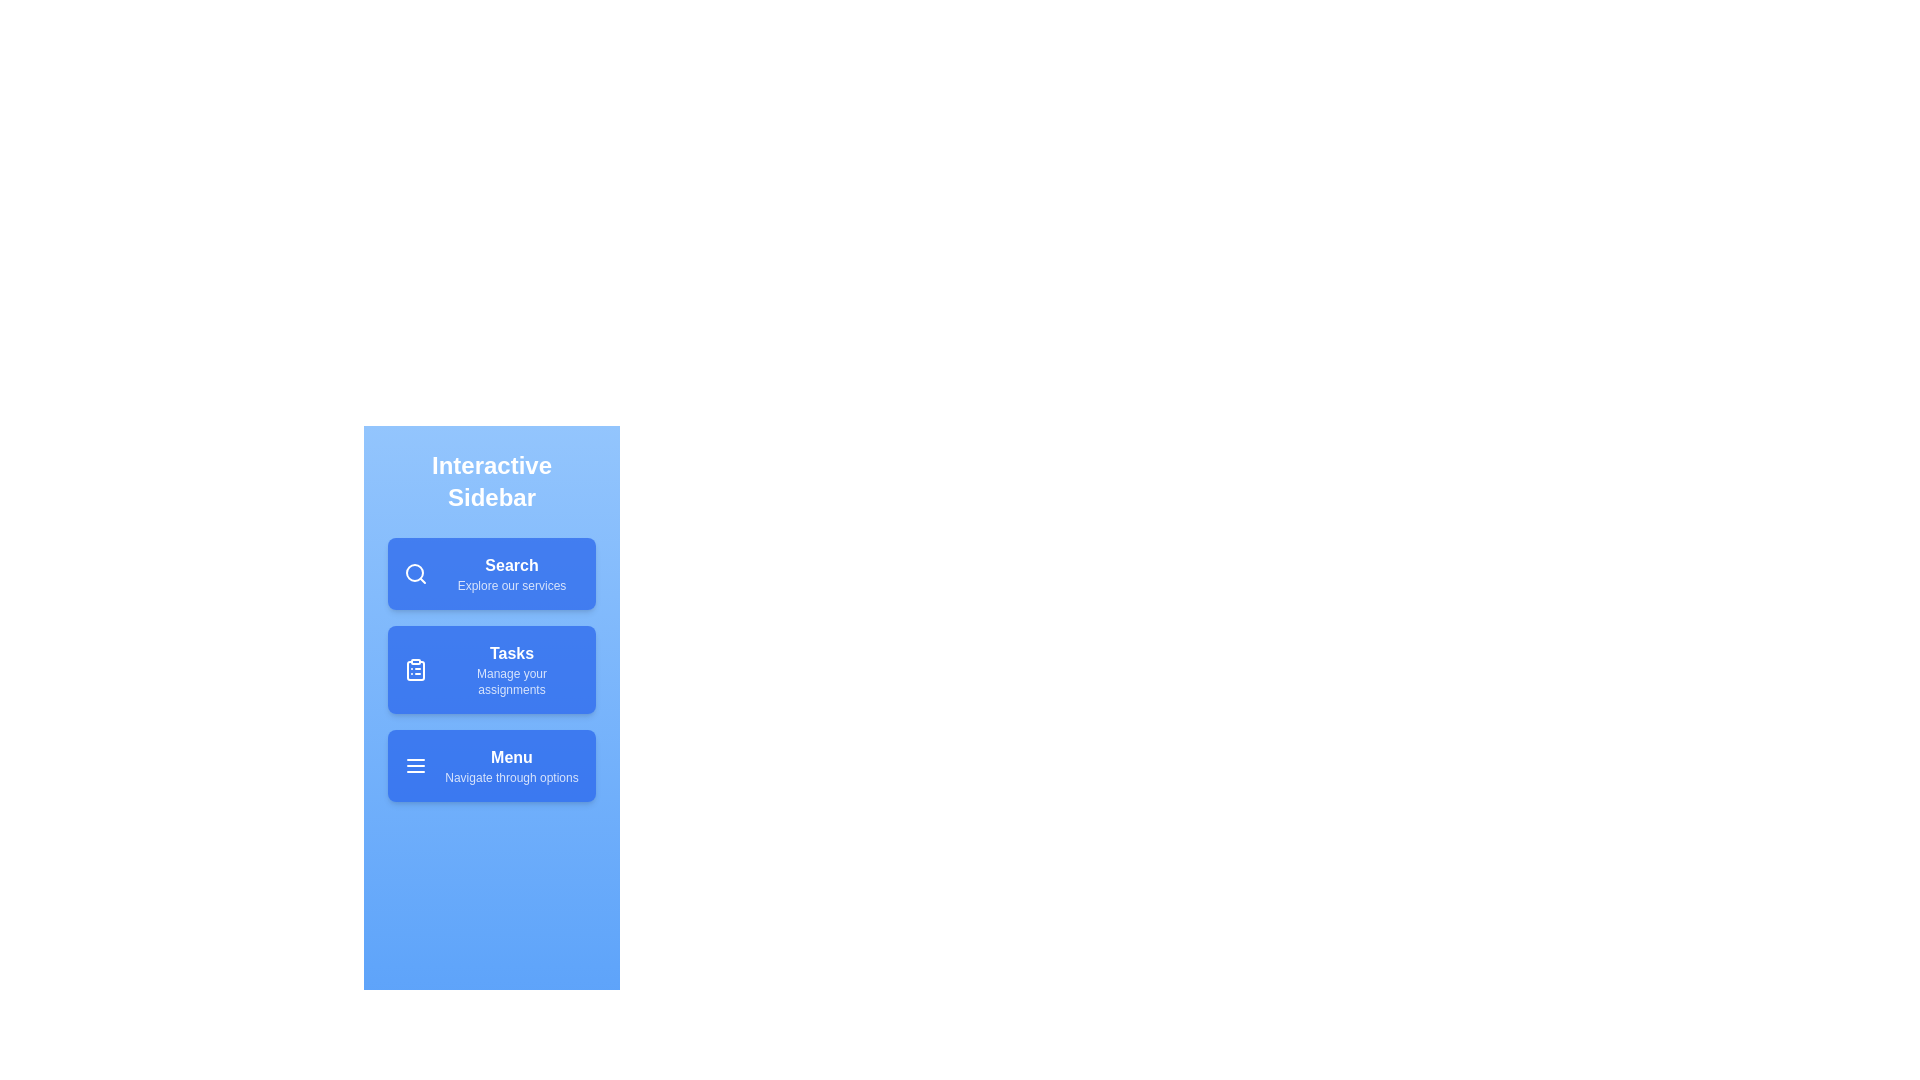 The height and width of the screenshot is (1080, 1920). Describe the element at coordinates (415, 670) in the screenshot. I see `the icon of the menu item Tasks` at that location.